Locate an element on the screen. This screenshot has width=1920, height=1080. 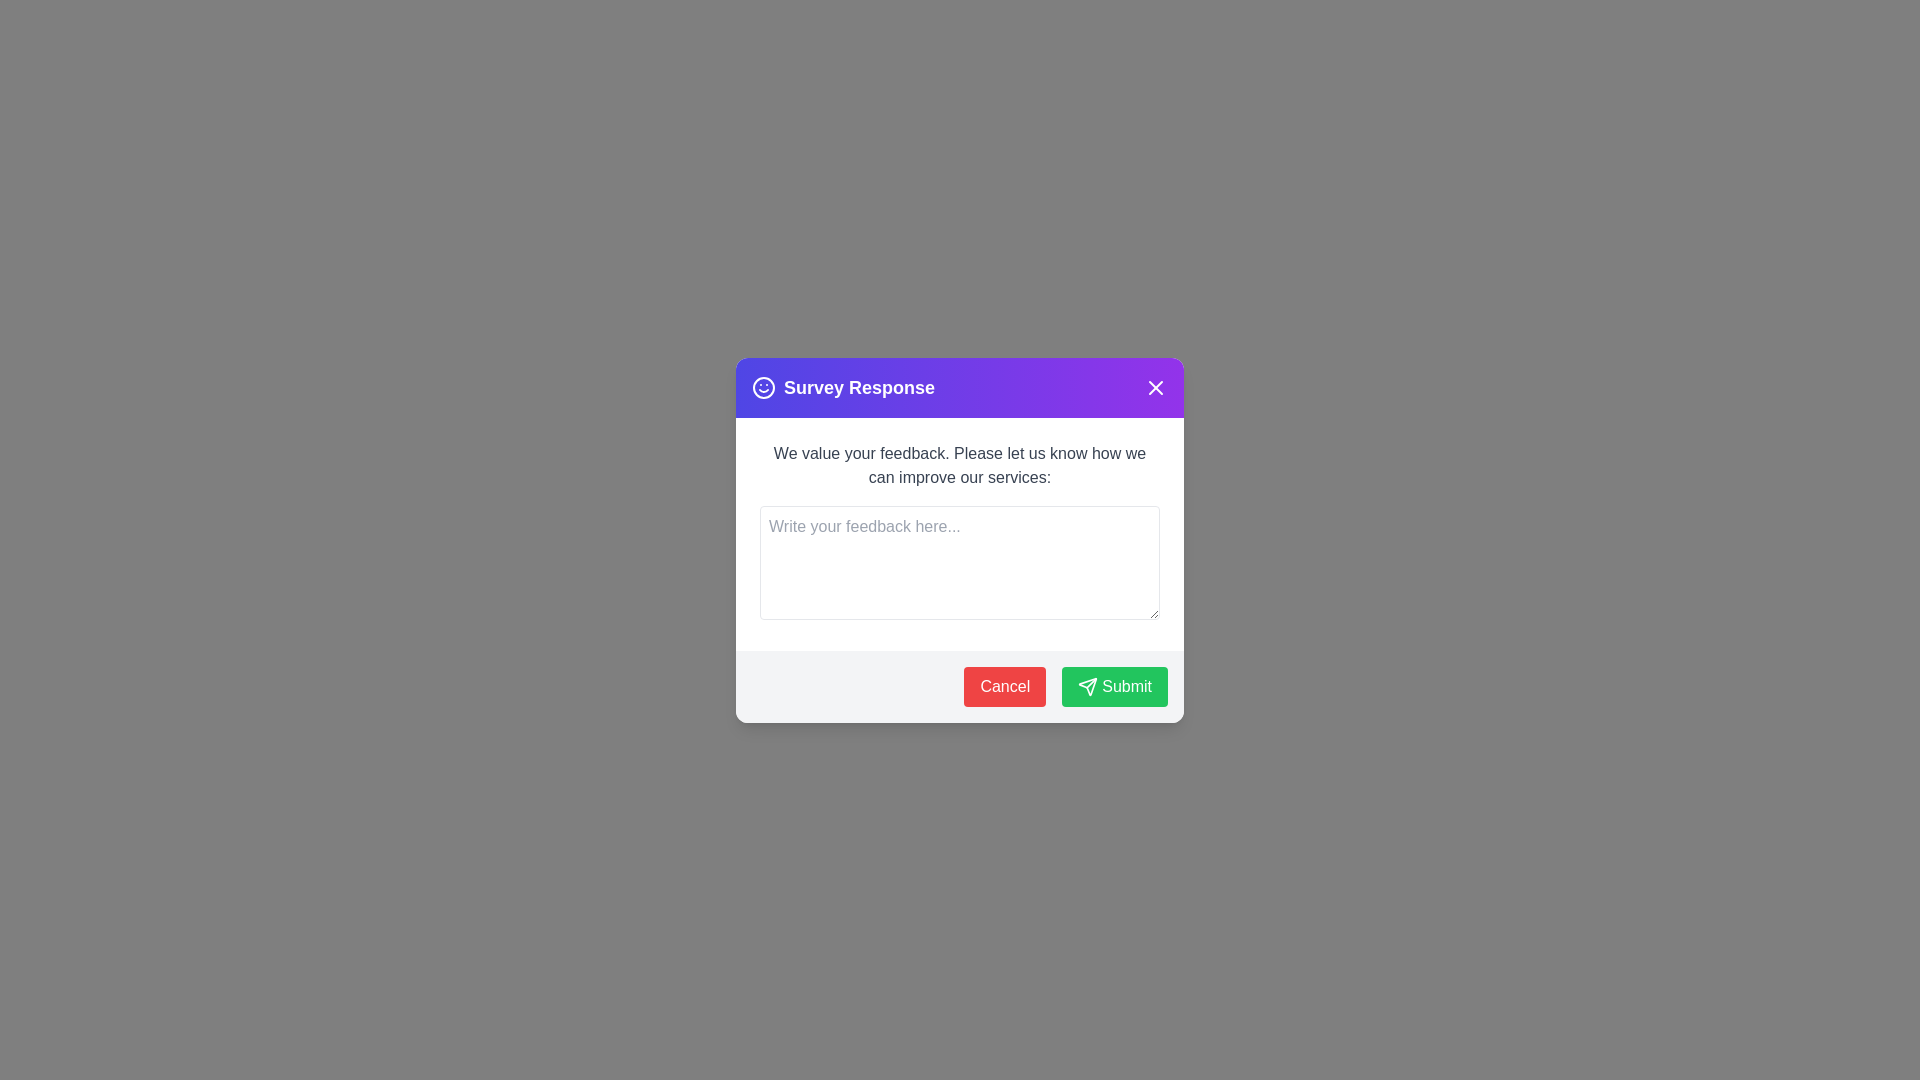
the text area and type the feedback is located at coordinates (960, 562).